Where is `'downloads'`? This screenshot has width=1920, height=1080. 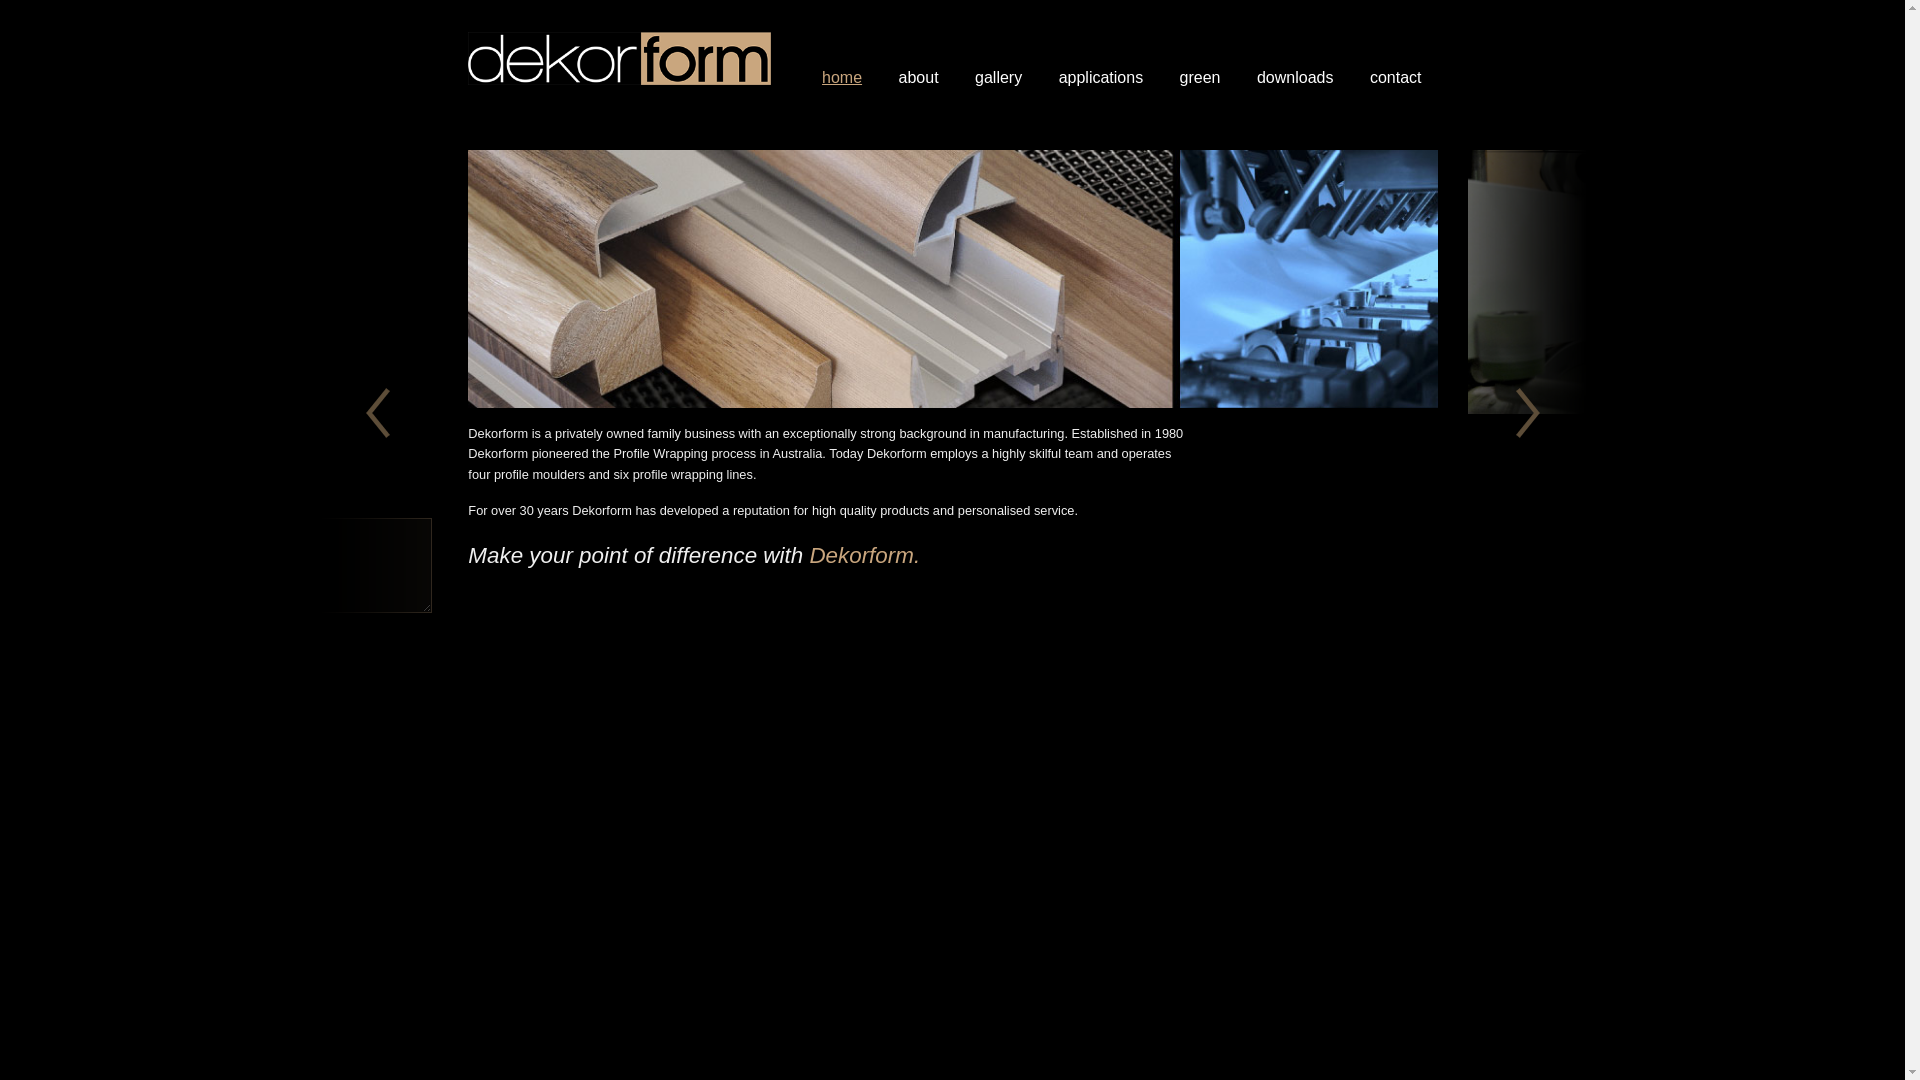 'downloads' is located at coordinates (1295, 57).